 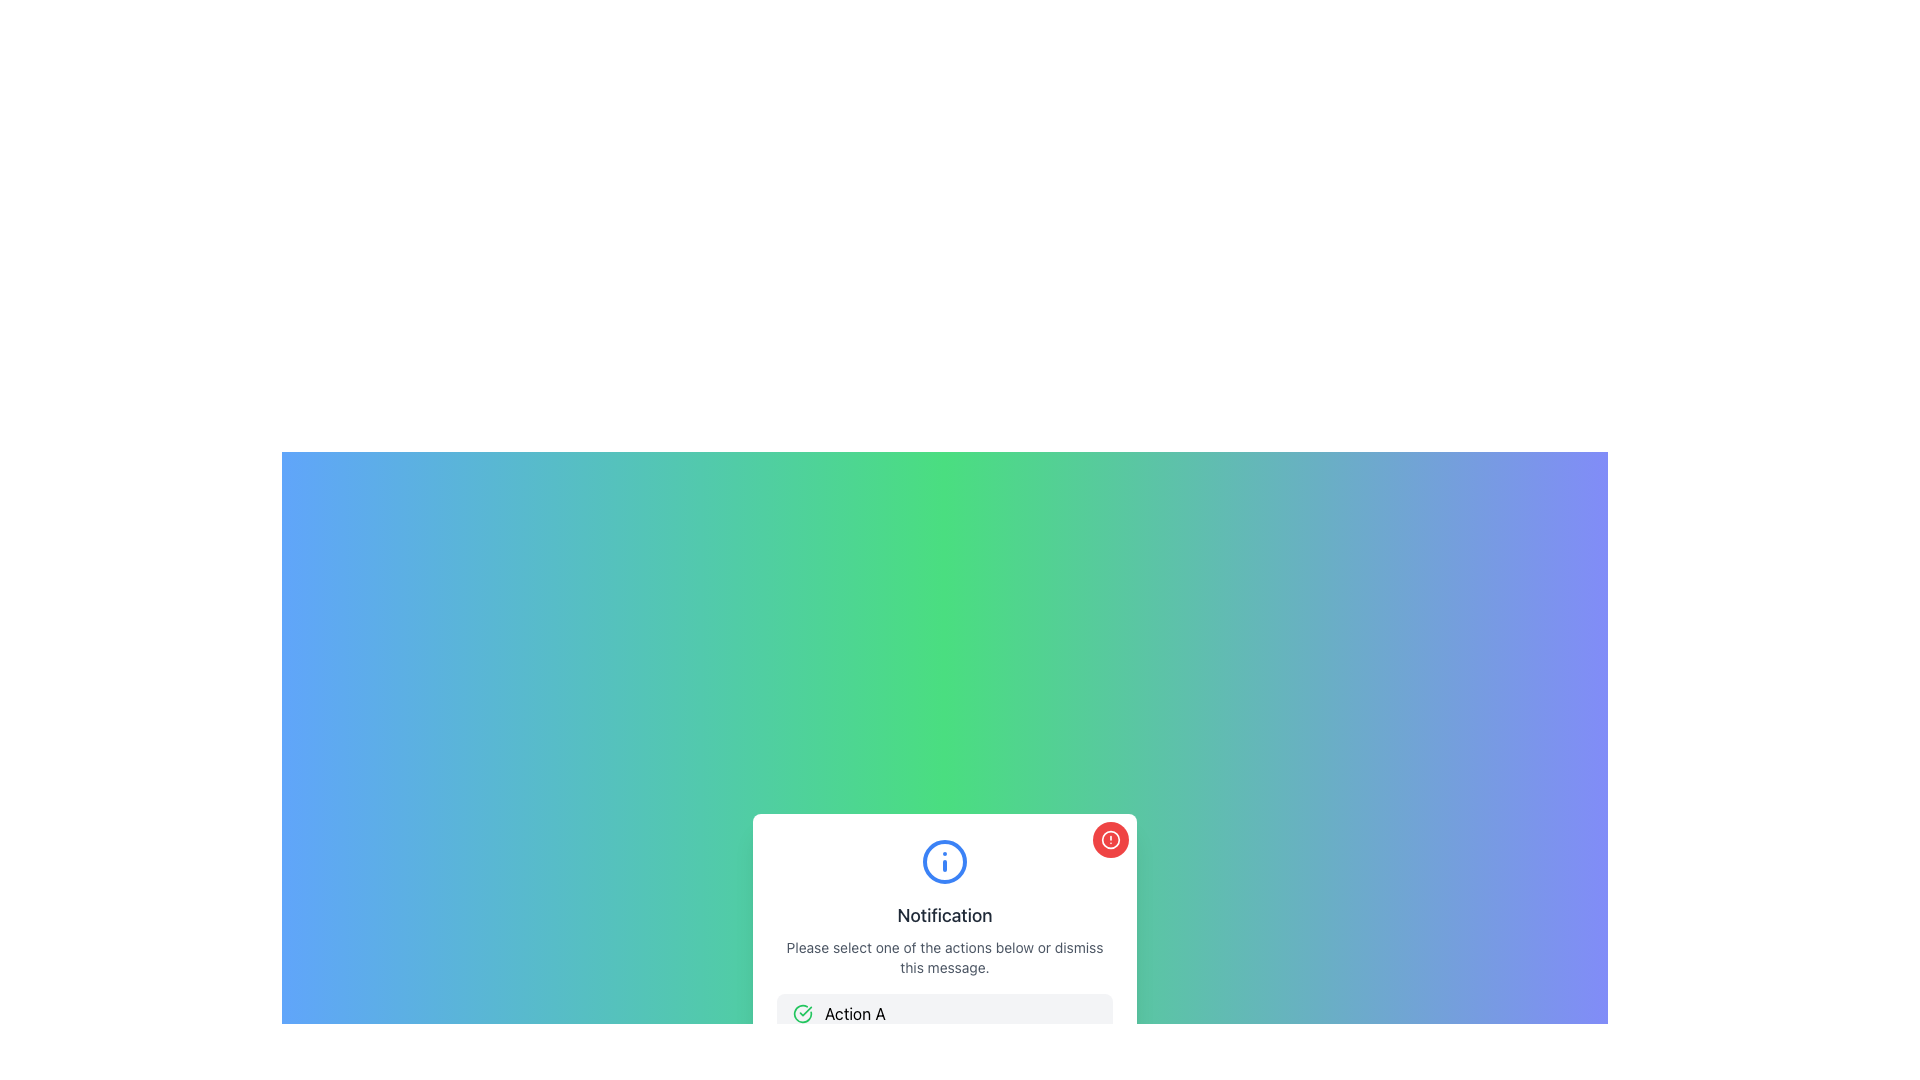 I want to click on properties of the SVG Circle that signifies a boundary for the alert icon in the top-right corner of the notification panel, so click(x=1109, y=840).